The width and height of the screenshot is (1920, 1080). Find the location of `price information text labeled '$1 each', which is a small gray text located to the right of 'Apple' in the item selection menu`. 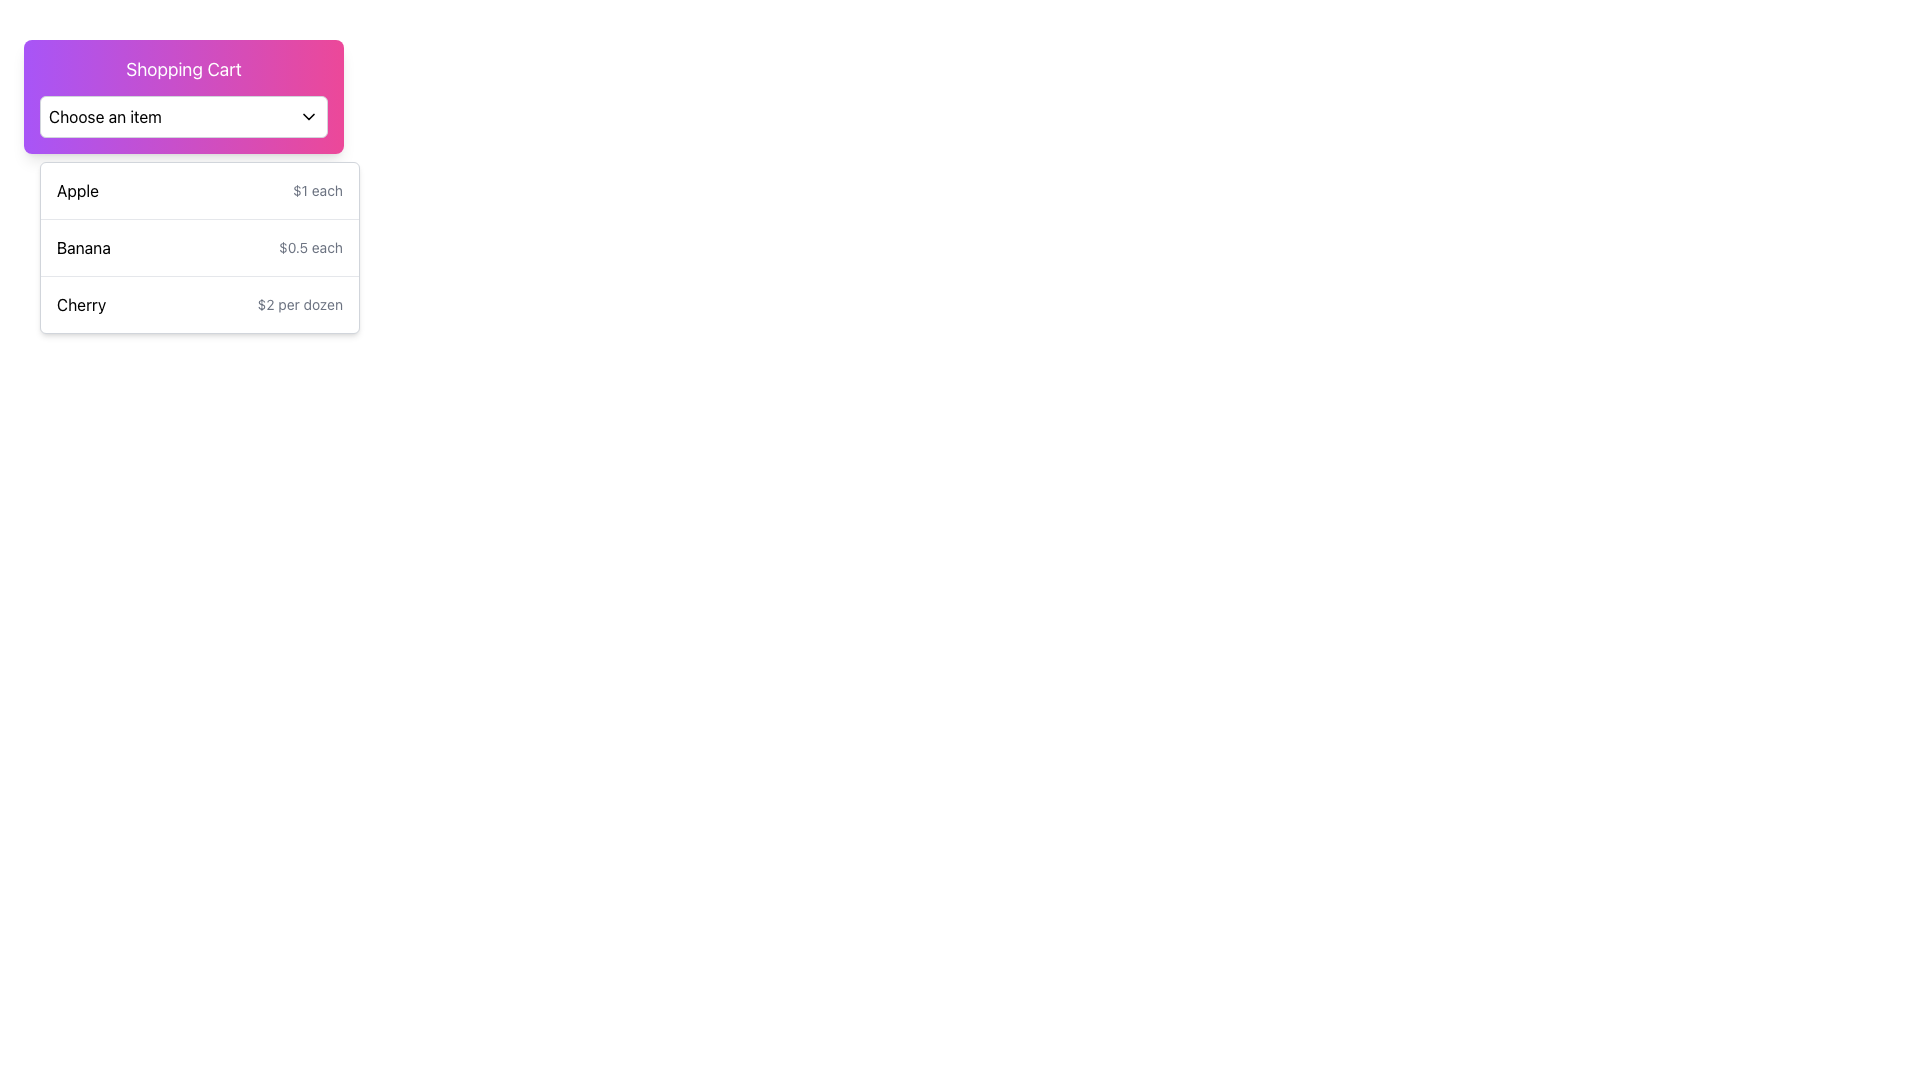

price information text labeled '$1 each', which is a small gray text located to the right of 'Apple' in the item selection menu is located at coordinates (316, 191).